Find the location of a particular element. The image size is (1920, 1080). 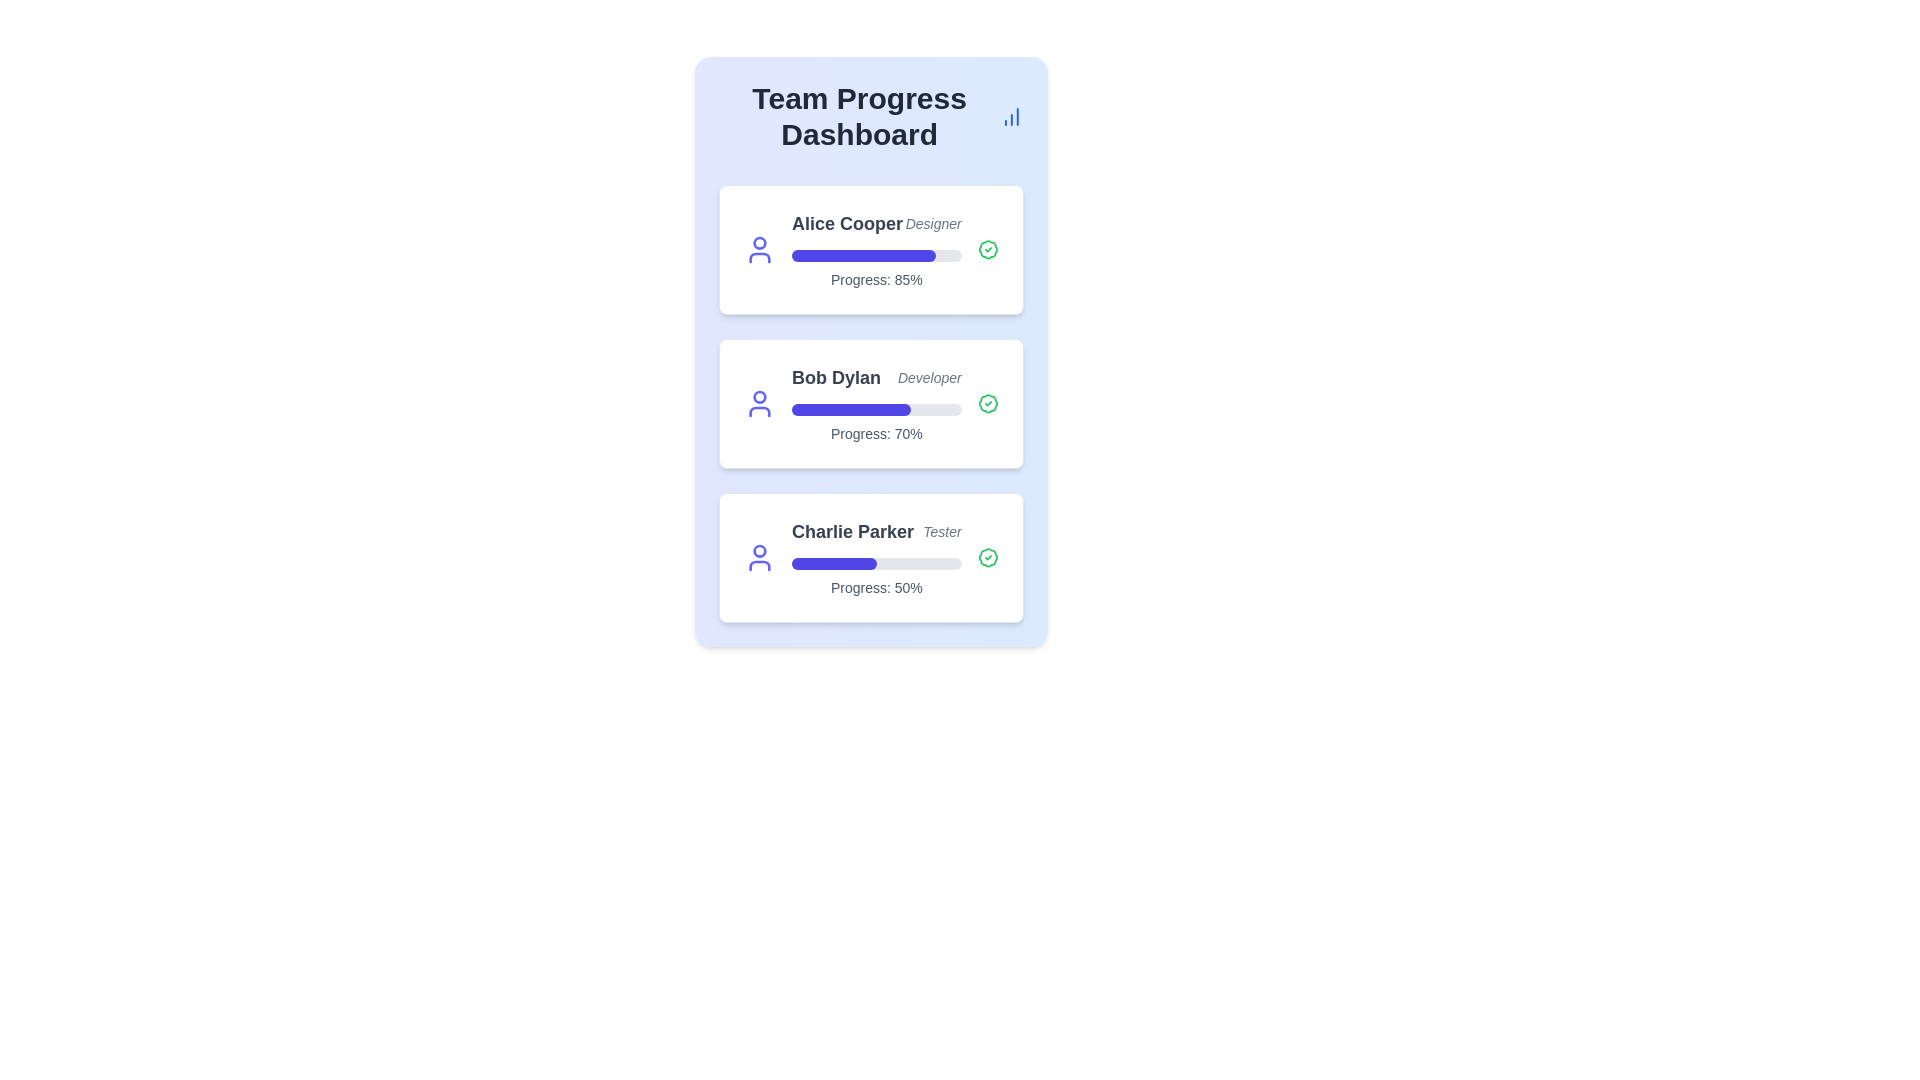

the text element displaying 'Alice Cooper' in bold dark gray is located at coordinates (847, 223).